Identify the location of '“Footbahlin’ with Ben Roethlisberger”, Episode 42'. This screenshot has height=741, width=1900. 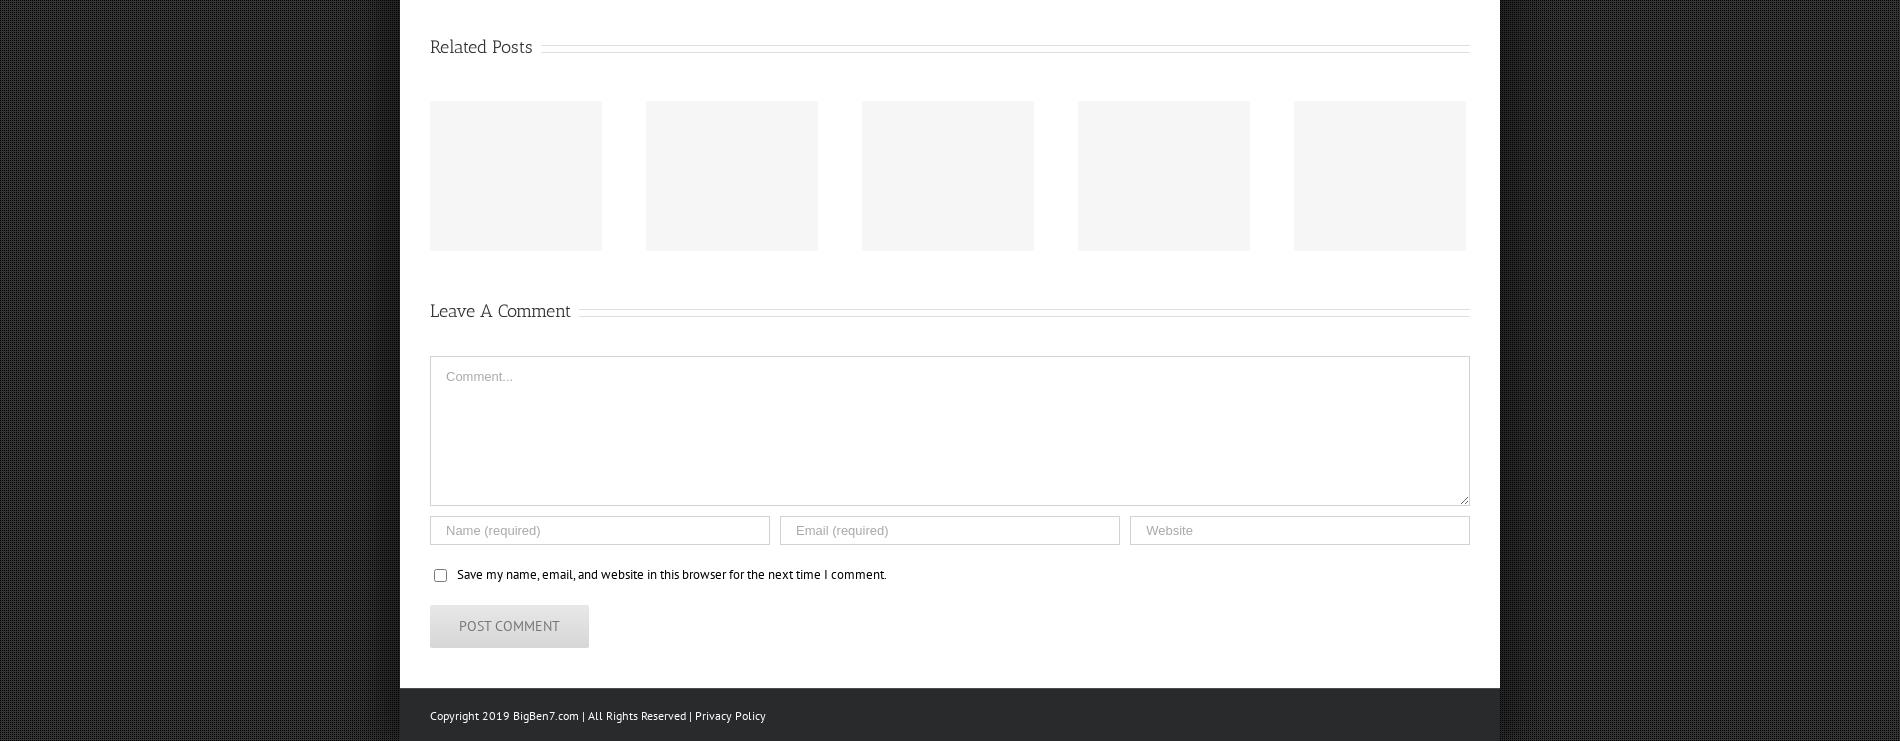
(1206, 196).